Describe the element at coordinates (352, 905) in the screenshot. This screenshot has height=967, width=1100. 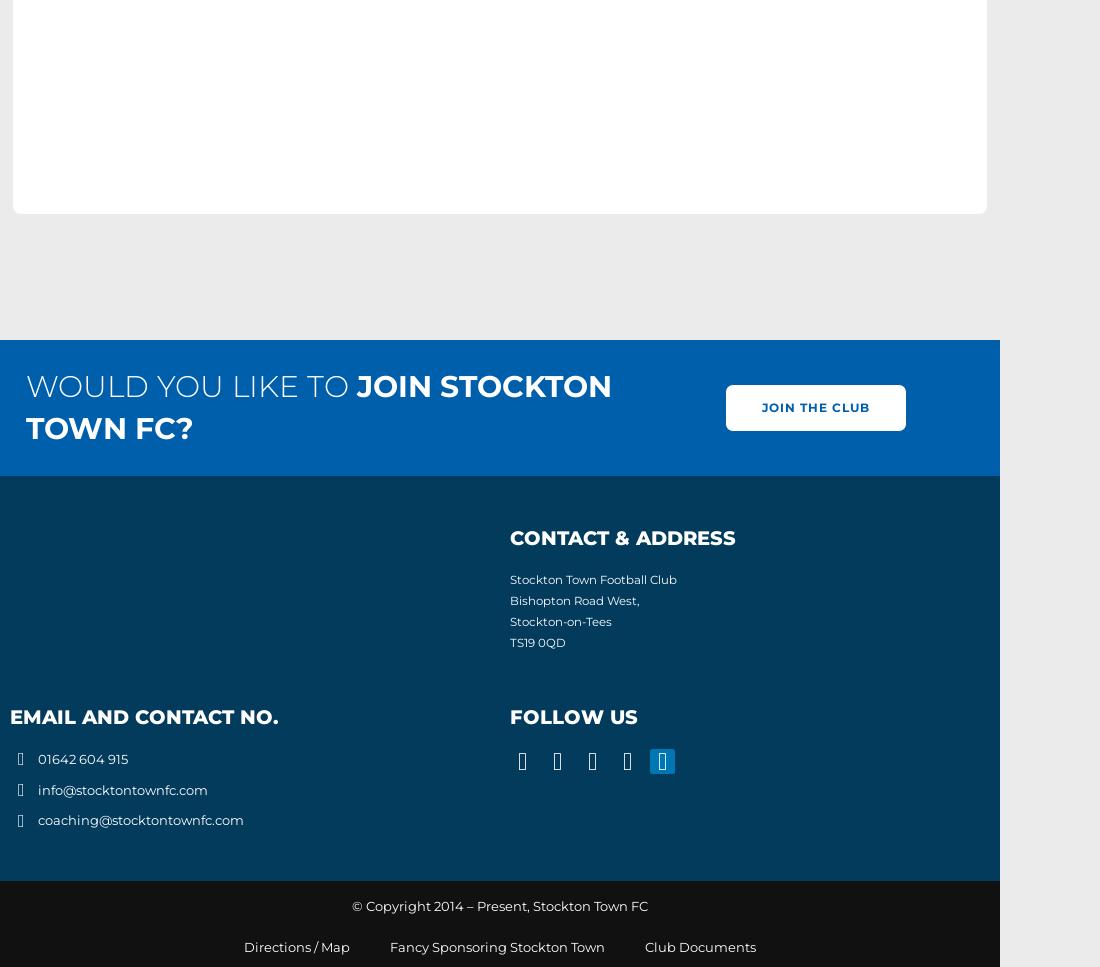
I see `'© Copyright 2014 – Present, Stockton Town FC'` at that location.